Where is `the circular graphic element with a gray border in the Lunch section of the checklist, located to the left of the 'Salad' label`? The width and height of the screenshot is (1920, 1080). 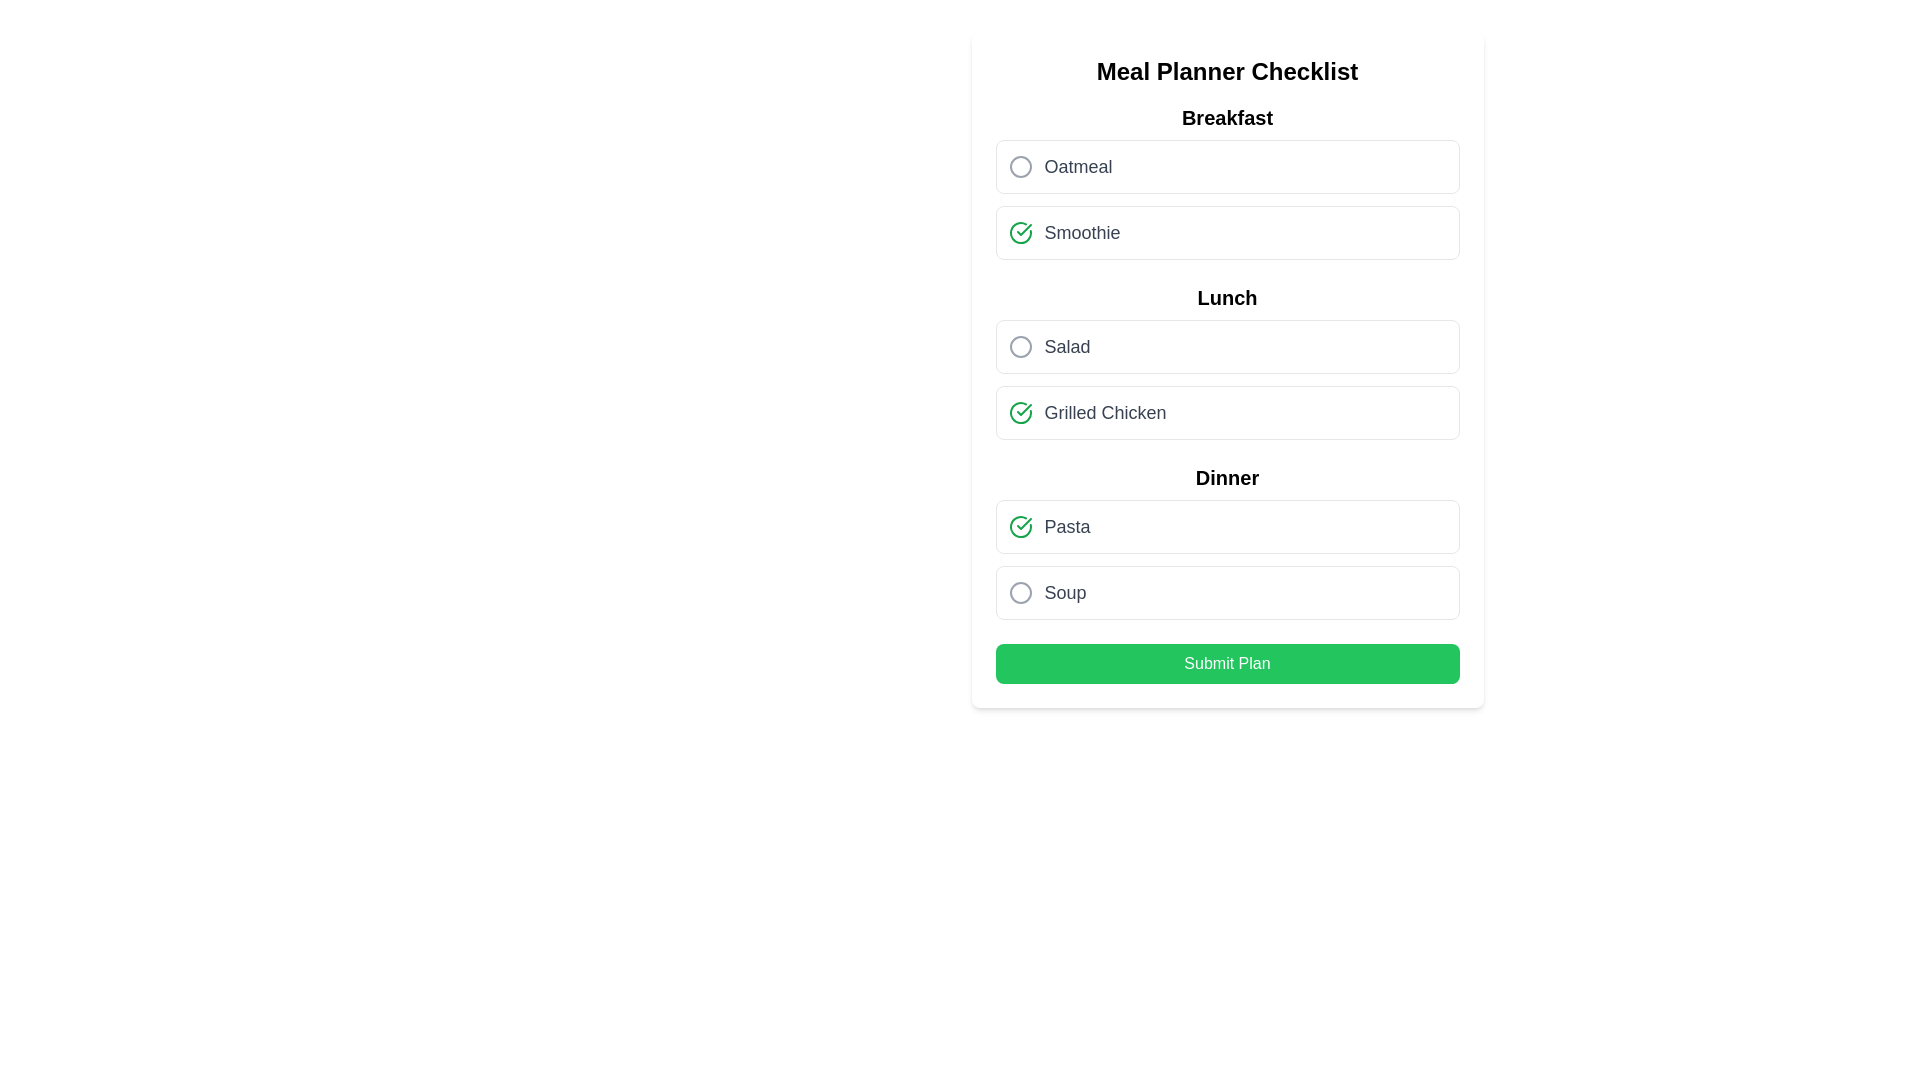
the circular graphic element with a gray border in the Lunch section of the checklist, located to the left of the 'Salad' label is located at coordinates (1020, 346).